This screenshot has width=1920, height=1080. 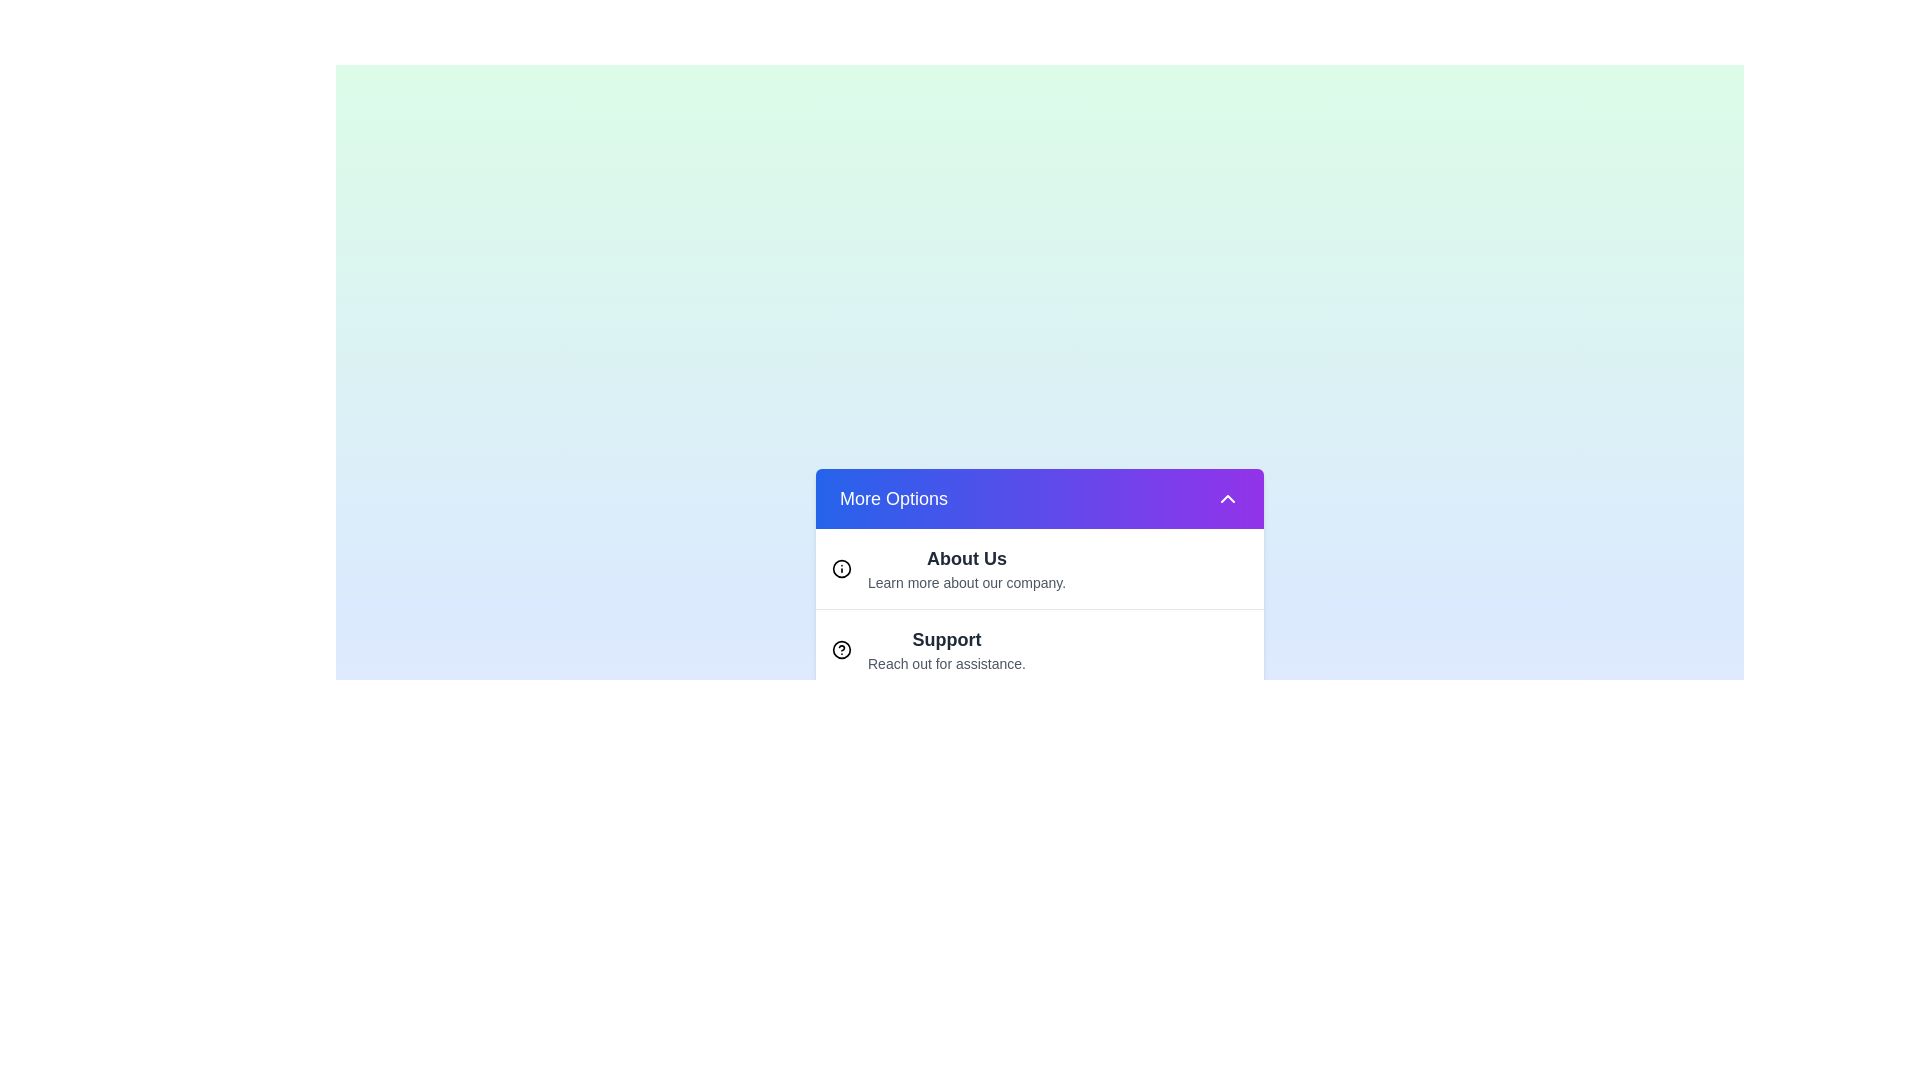 What do you see at coordinates (1040, 568) in the screenshot?
I see `the option About Us from the dropdown menu` at bounding box center [1040, 568].